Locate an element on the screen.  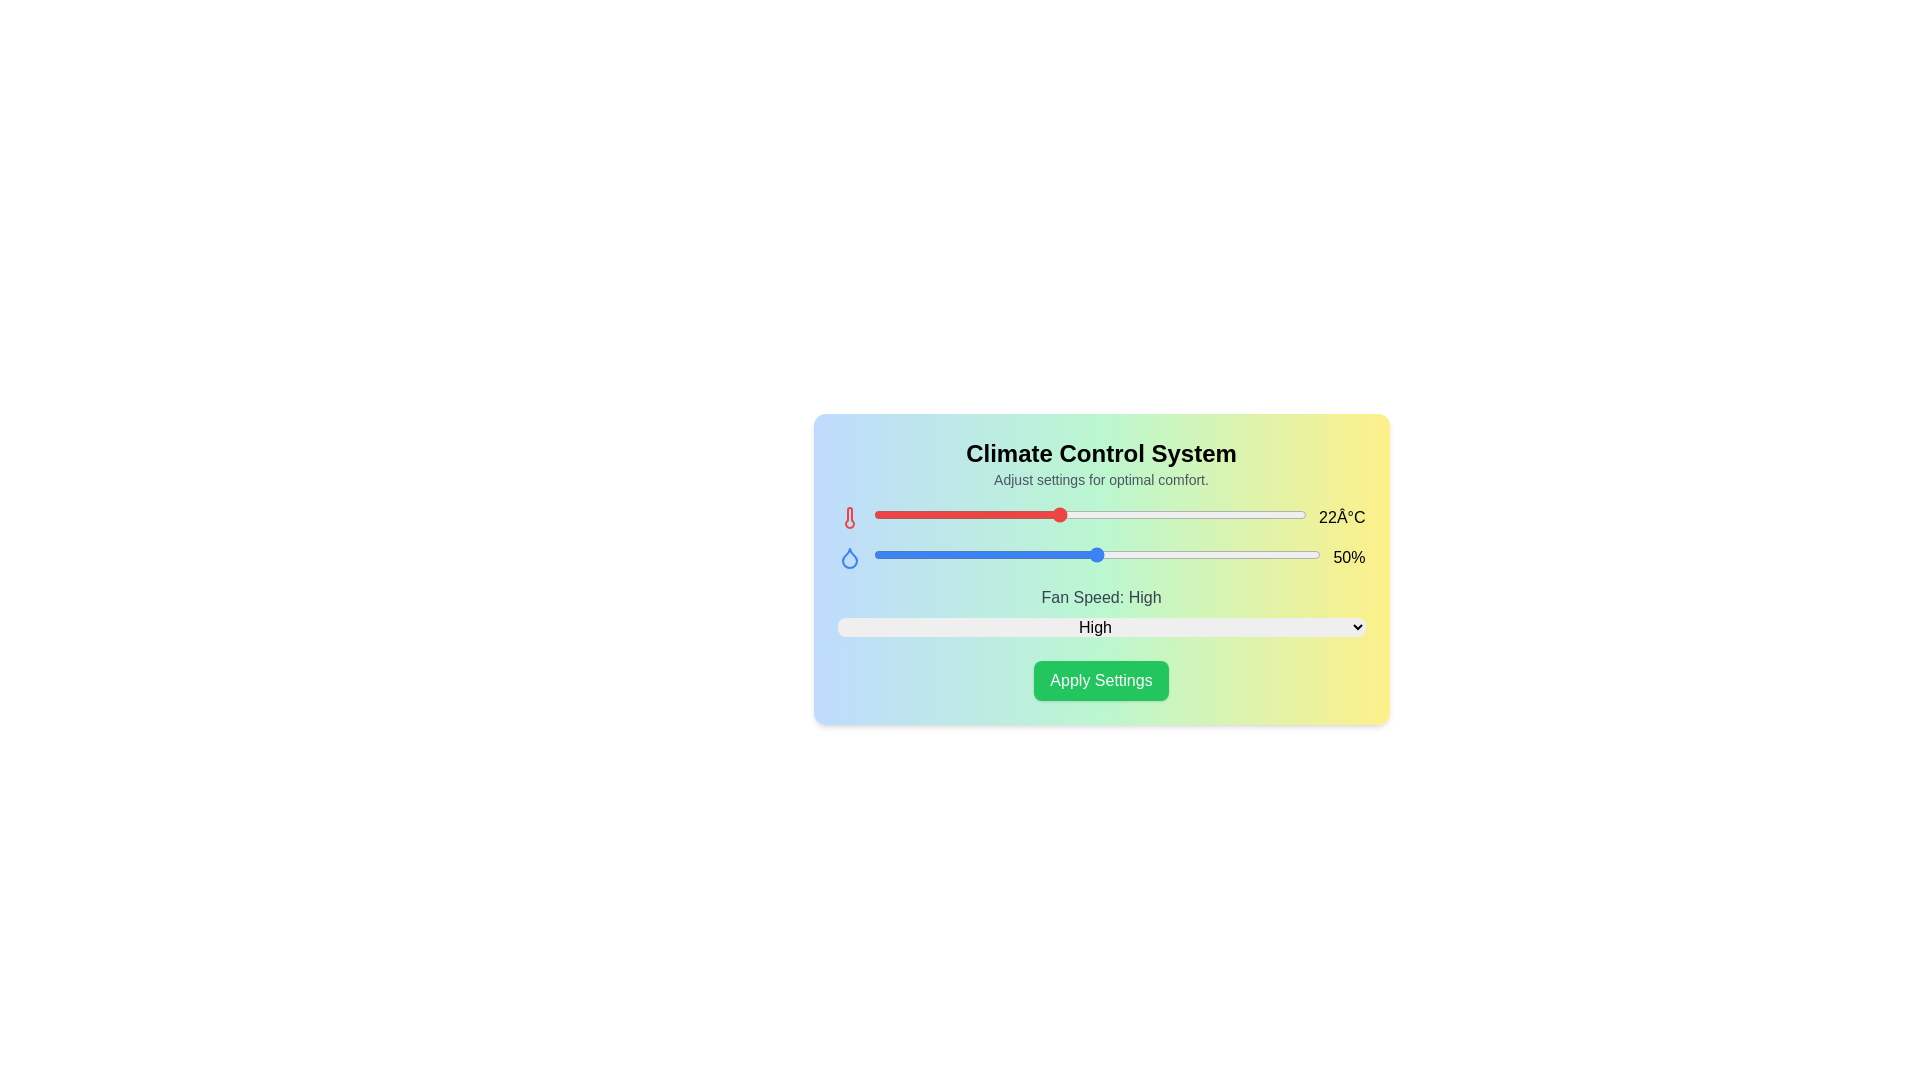
the temperature slider to 21 degrees Celsius is located at coordinates (1028, 514).